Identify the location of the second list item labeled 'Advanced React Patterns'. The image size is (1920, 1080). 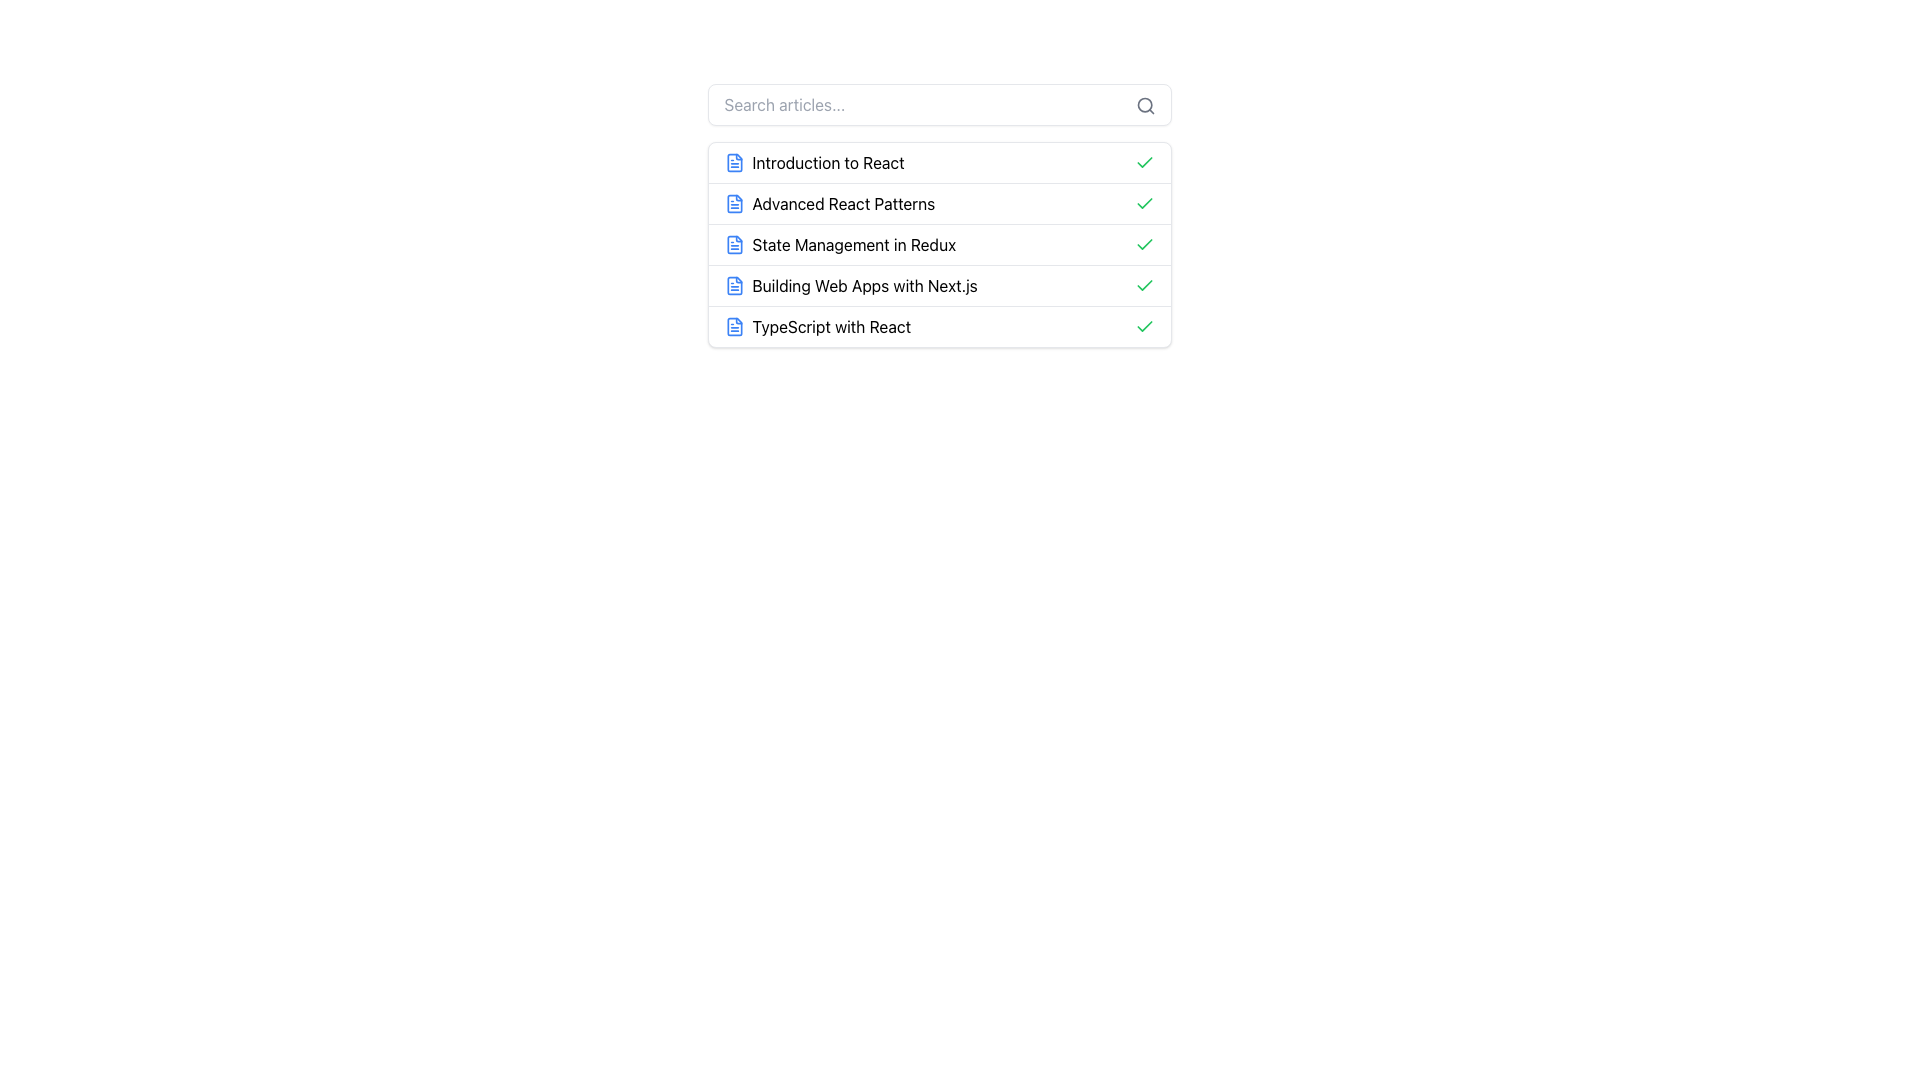
(938, 216).